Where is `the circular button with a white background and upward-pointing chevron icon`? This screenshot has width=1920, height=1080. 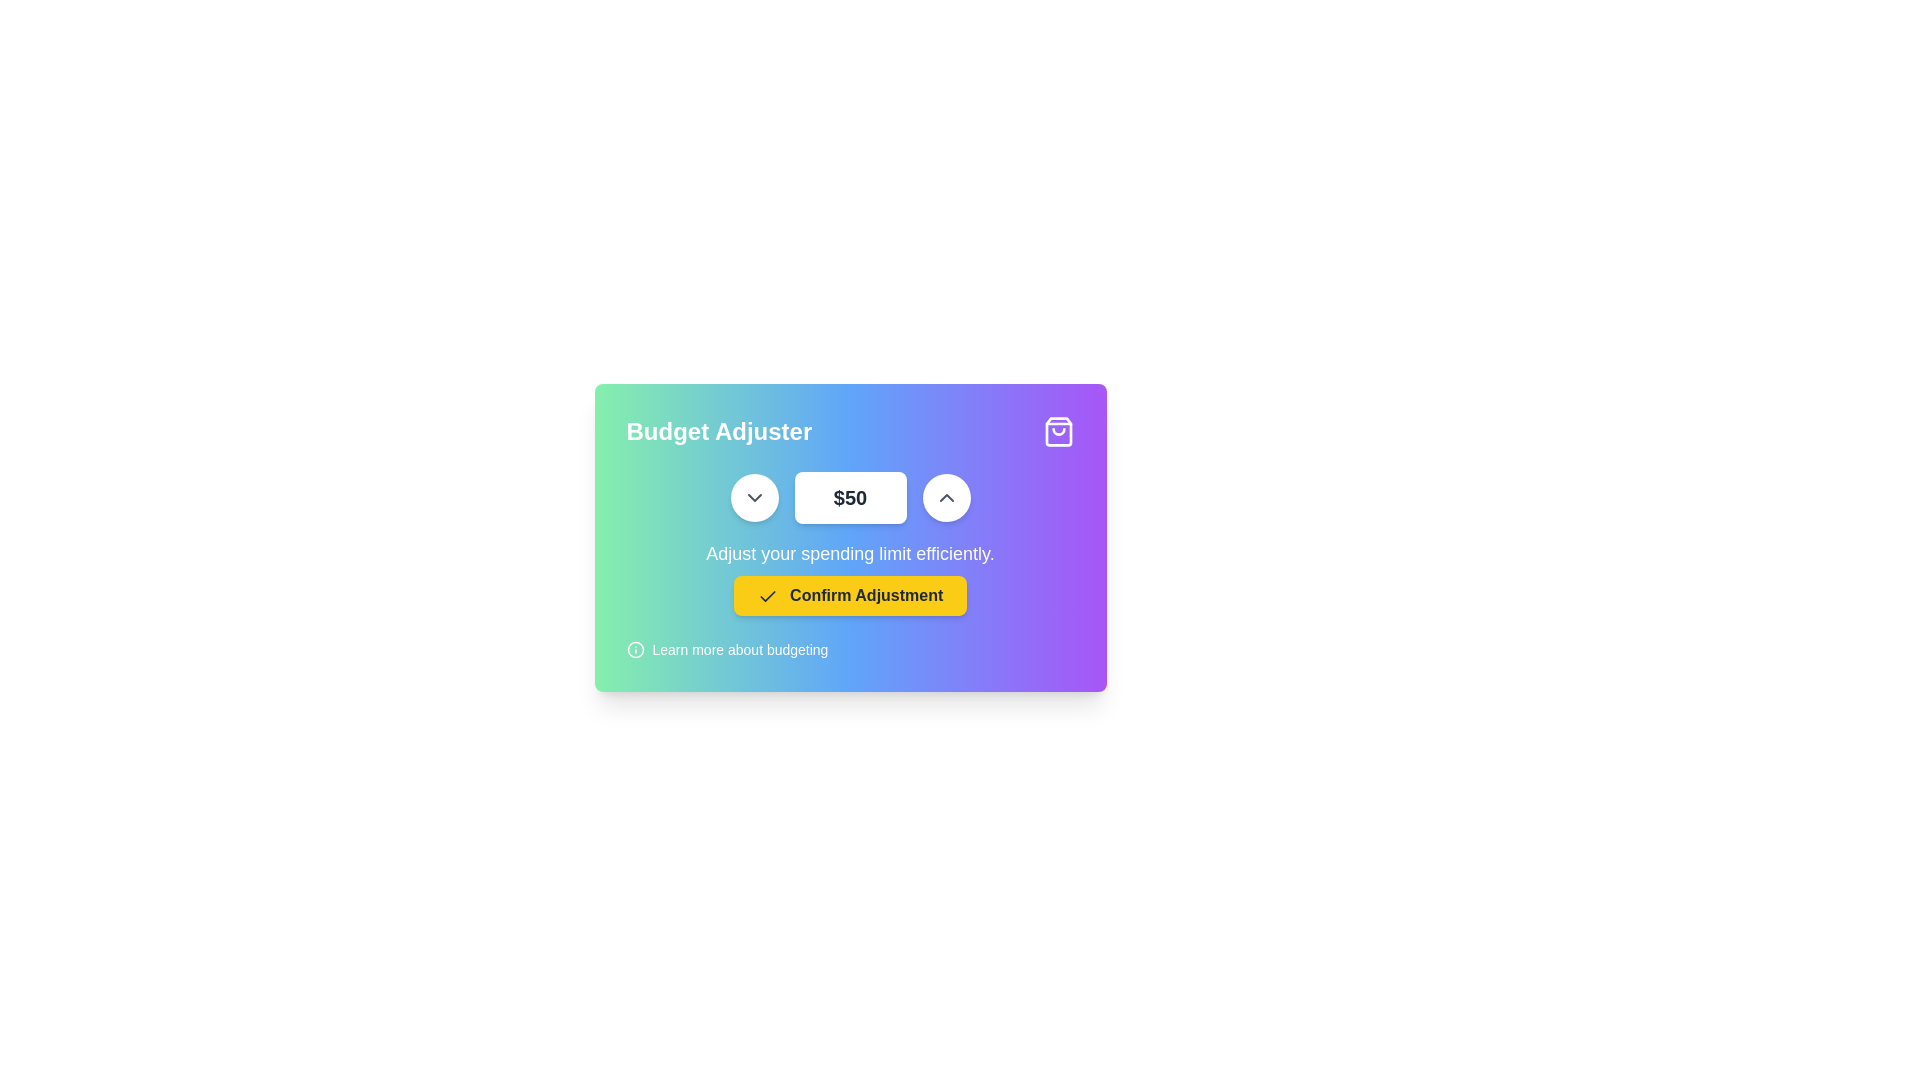
the circular button with a white background and upward-pointing chevron icon is located at coordinates (945, 496).